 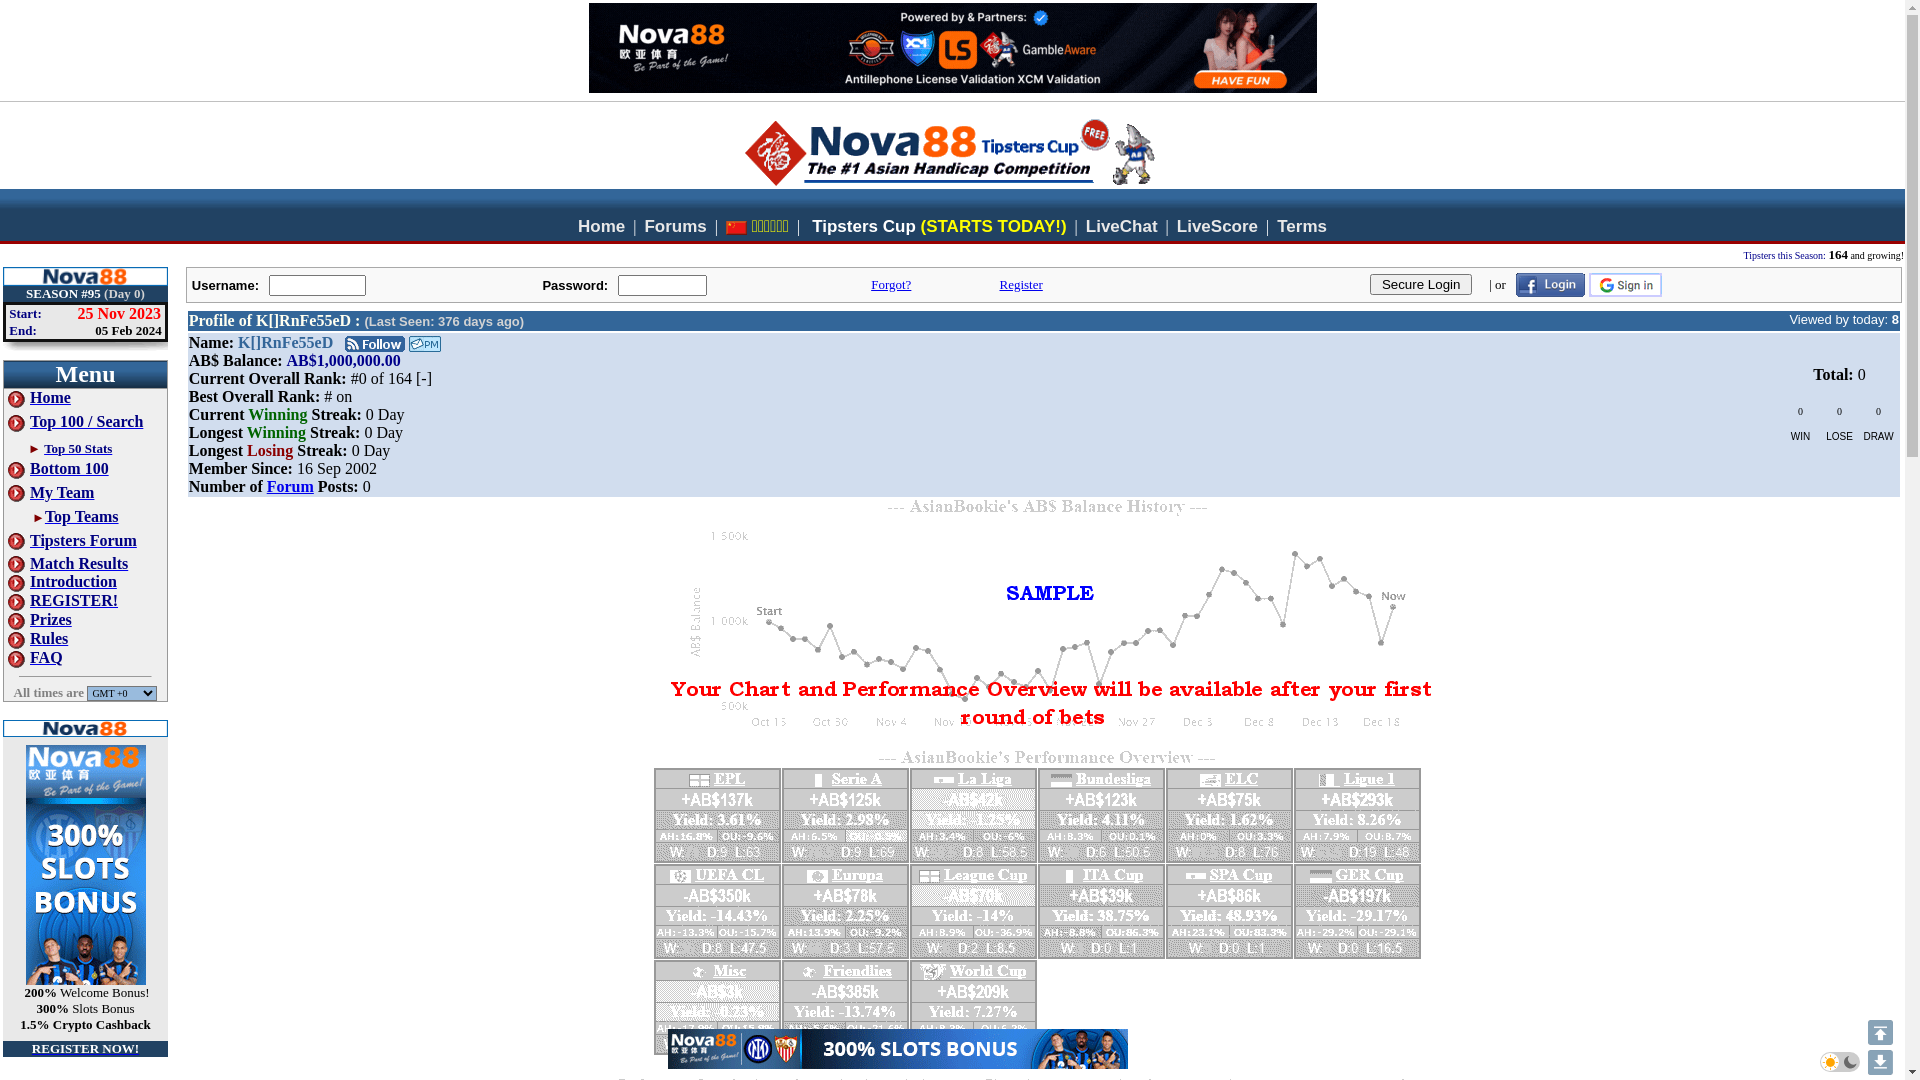 What do you see at coordinates (890, 283) in the screenshot?
I see `'Forgot?'` at bounding box center [890, 283].